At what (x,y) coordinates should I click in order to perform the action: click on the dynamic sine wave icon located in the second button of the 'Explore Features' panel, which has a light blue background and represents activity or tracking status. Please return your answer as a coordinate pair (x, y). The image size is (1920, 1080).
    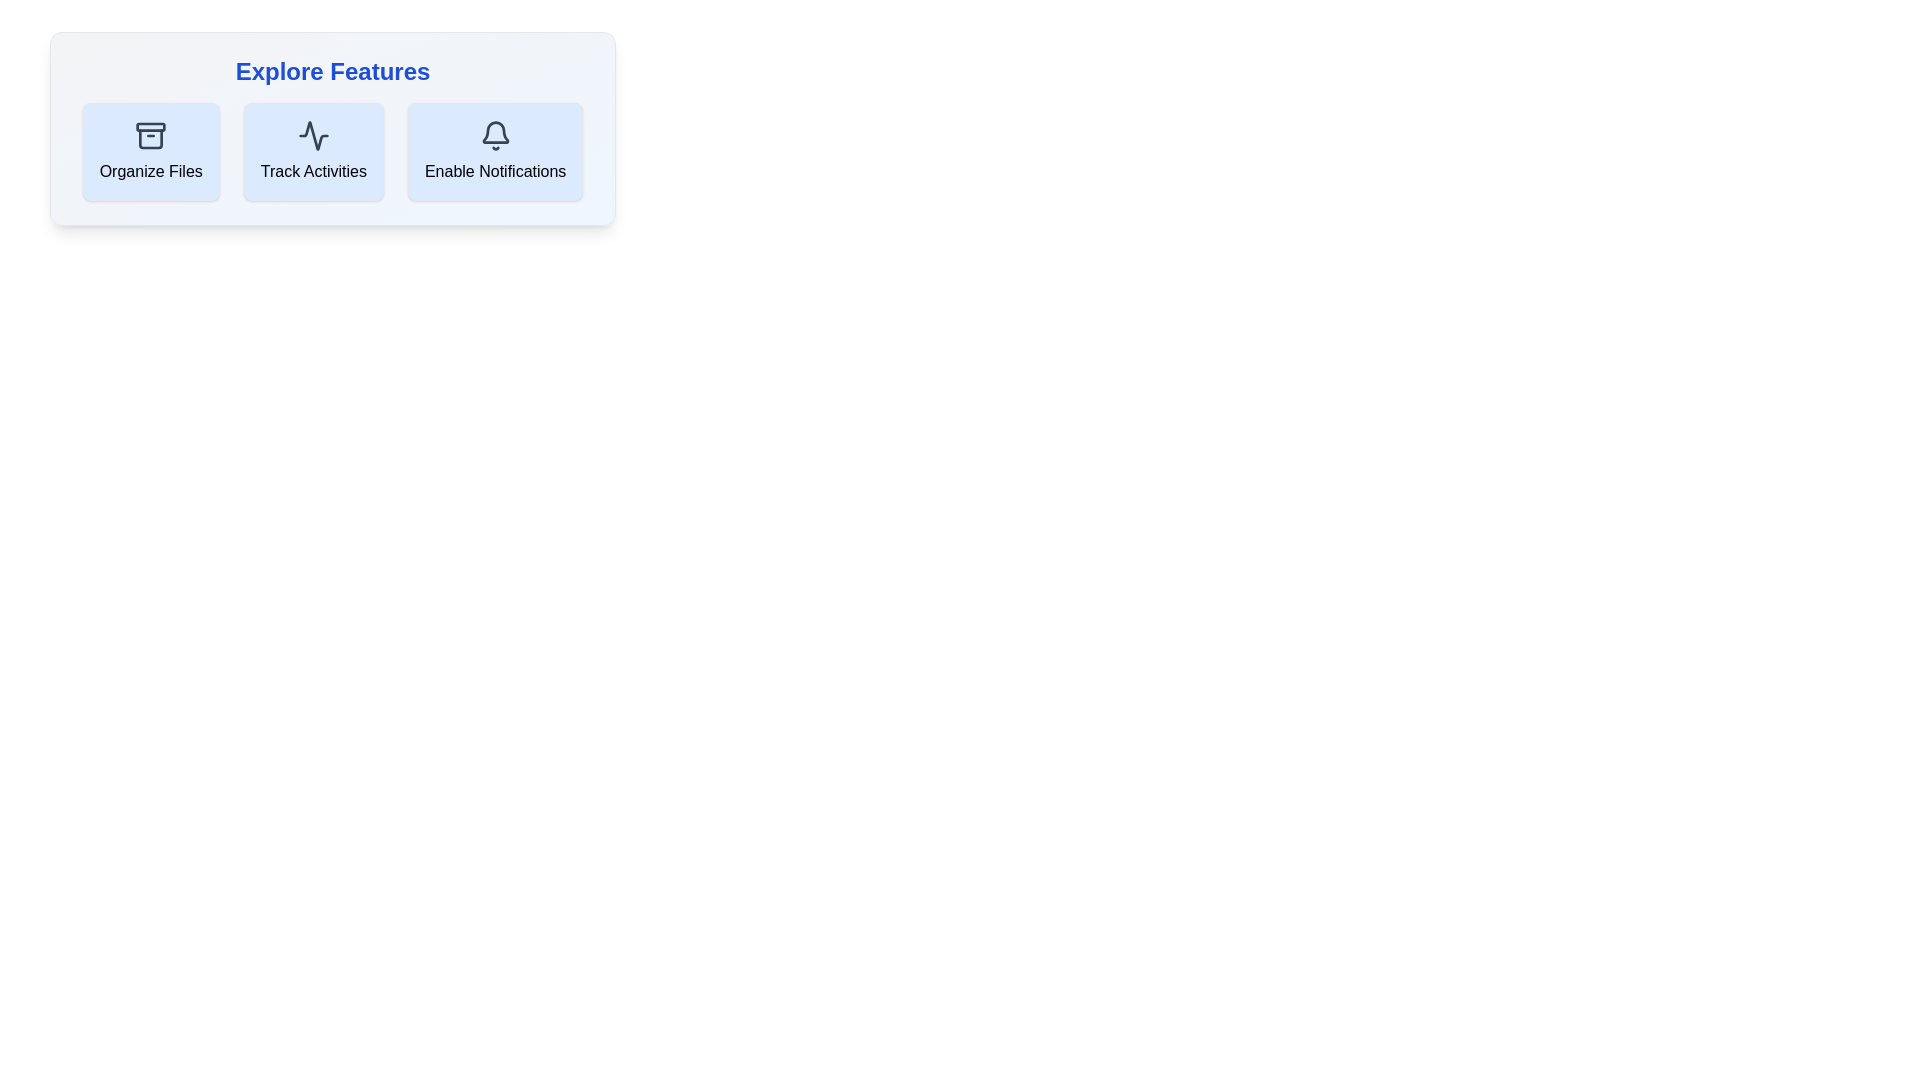
    Looking at the image, I should click on (312, 135).